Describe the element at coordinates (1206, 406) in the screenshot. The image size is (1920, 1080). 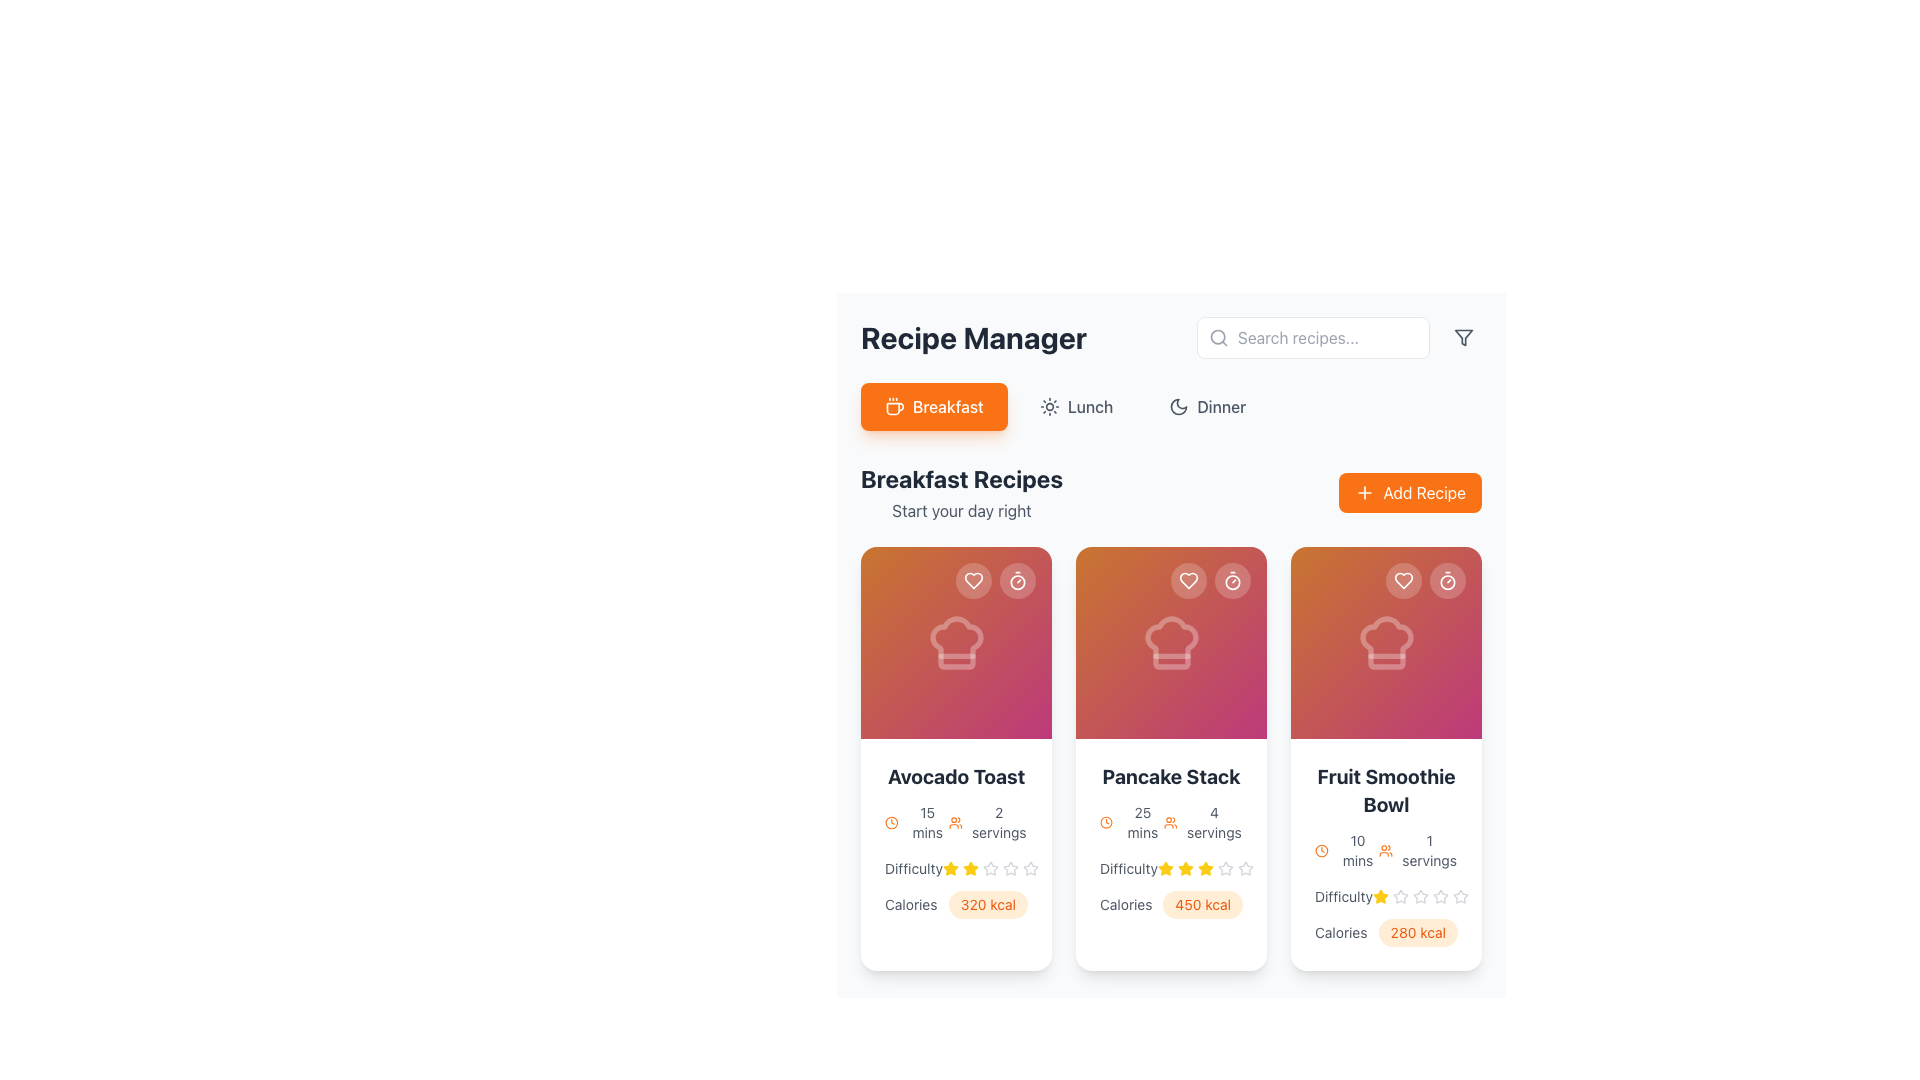
I see `the 'Dinner' button with a moon icon` at that location.